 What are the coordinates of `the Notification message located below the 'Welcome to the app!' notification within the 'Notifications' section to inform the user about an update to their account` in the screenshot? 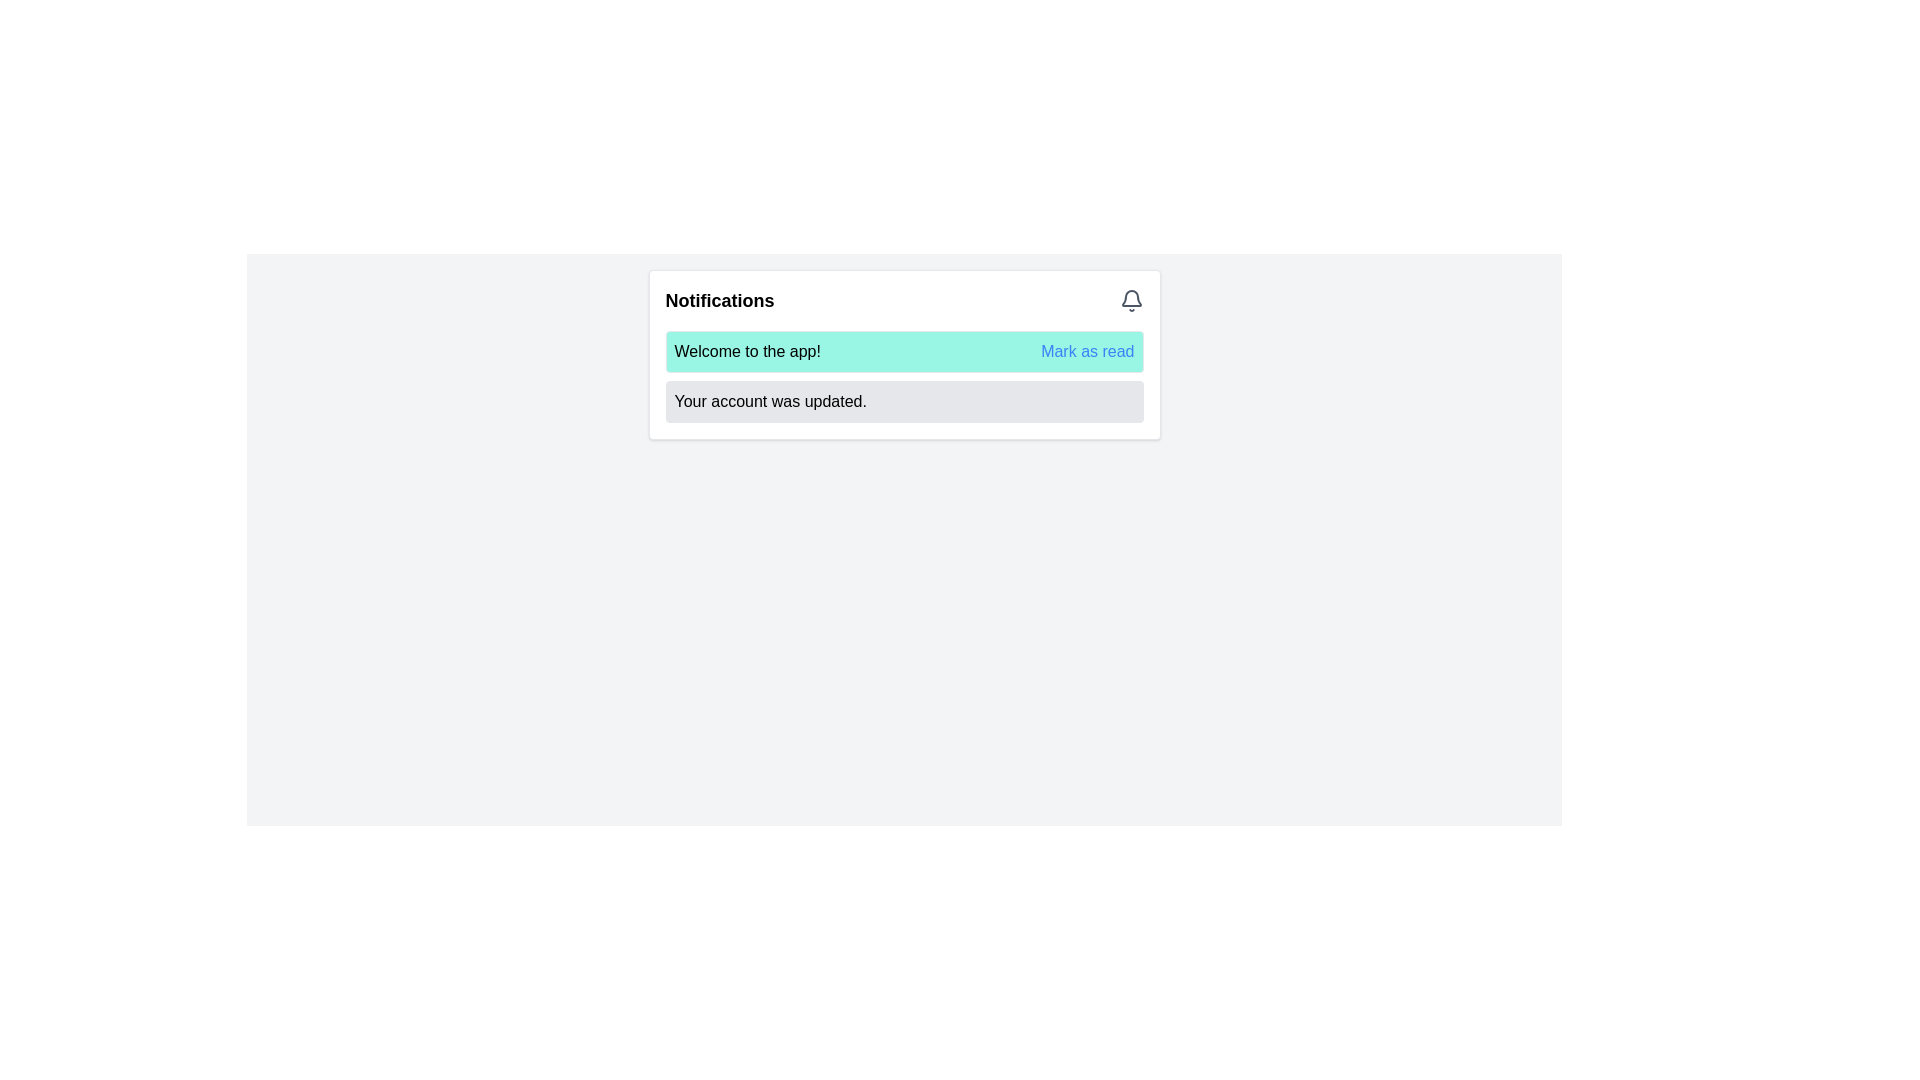 It's located at (903, 401).